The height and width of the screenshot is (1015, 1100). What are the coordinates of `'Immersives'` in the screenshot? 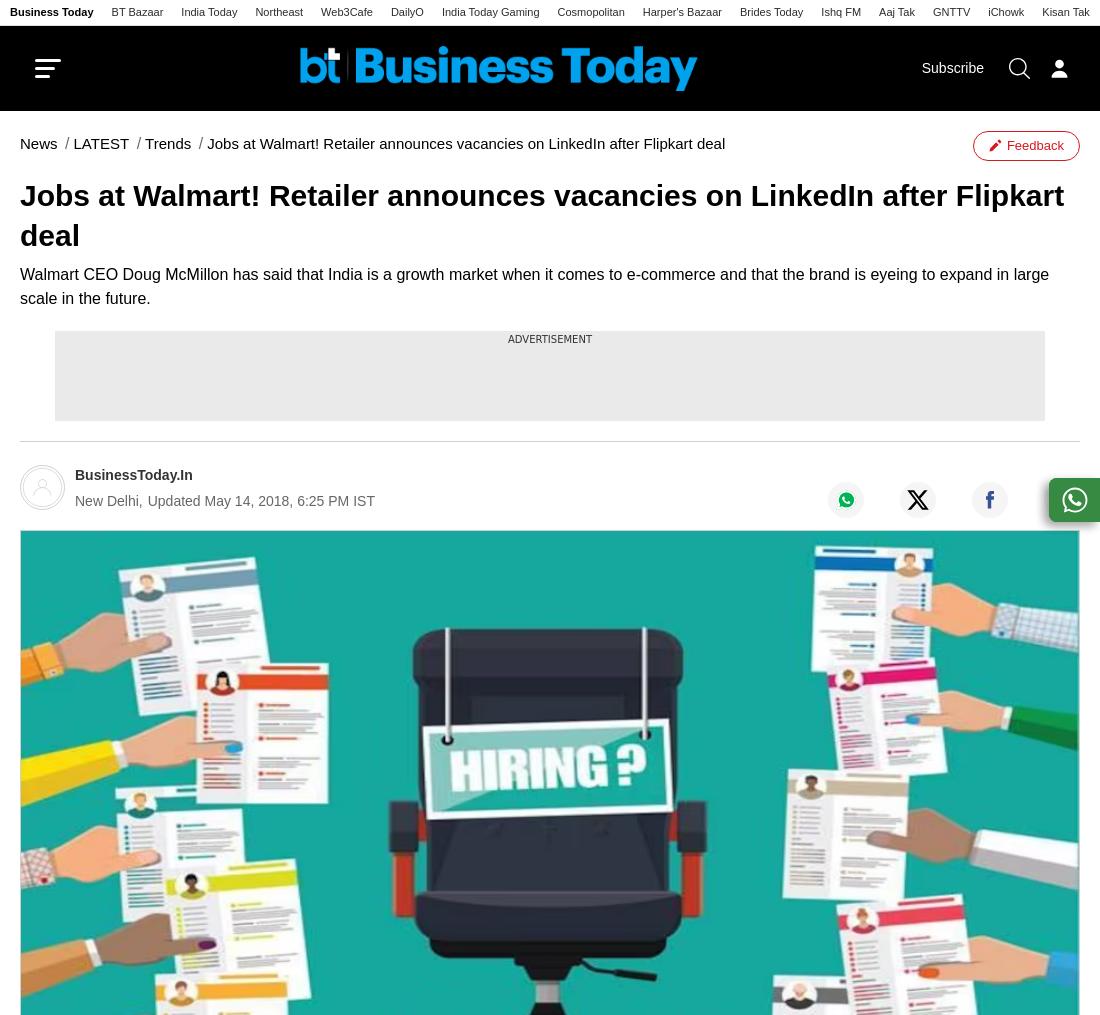 It's located at (594, 642).